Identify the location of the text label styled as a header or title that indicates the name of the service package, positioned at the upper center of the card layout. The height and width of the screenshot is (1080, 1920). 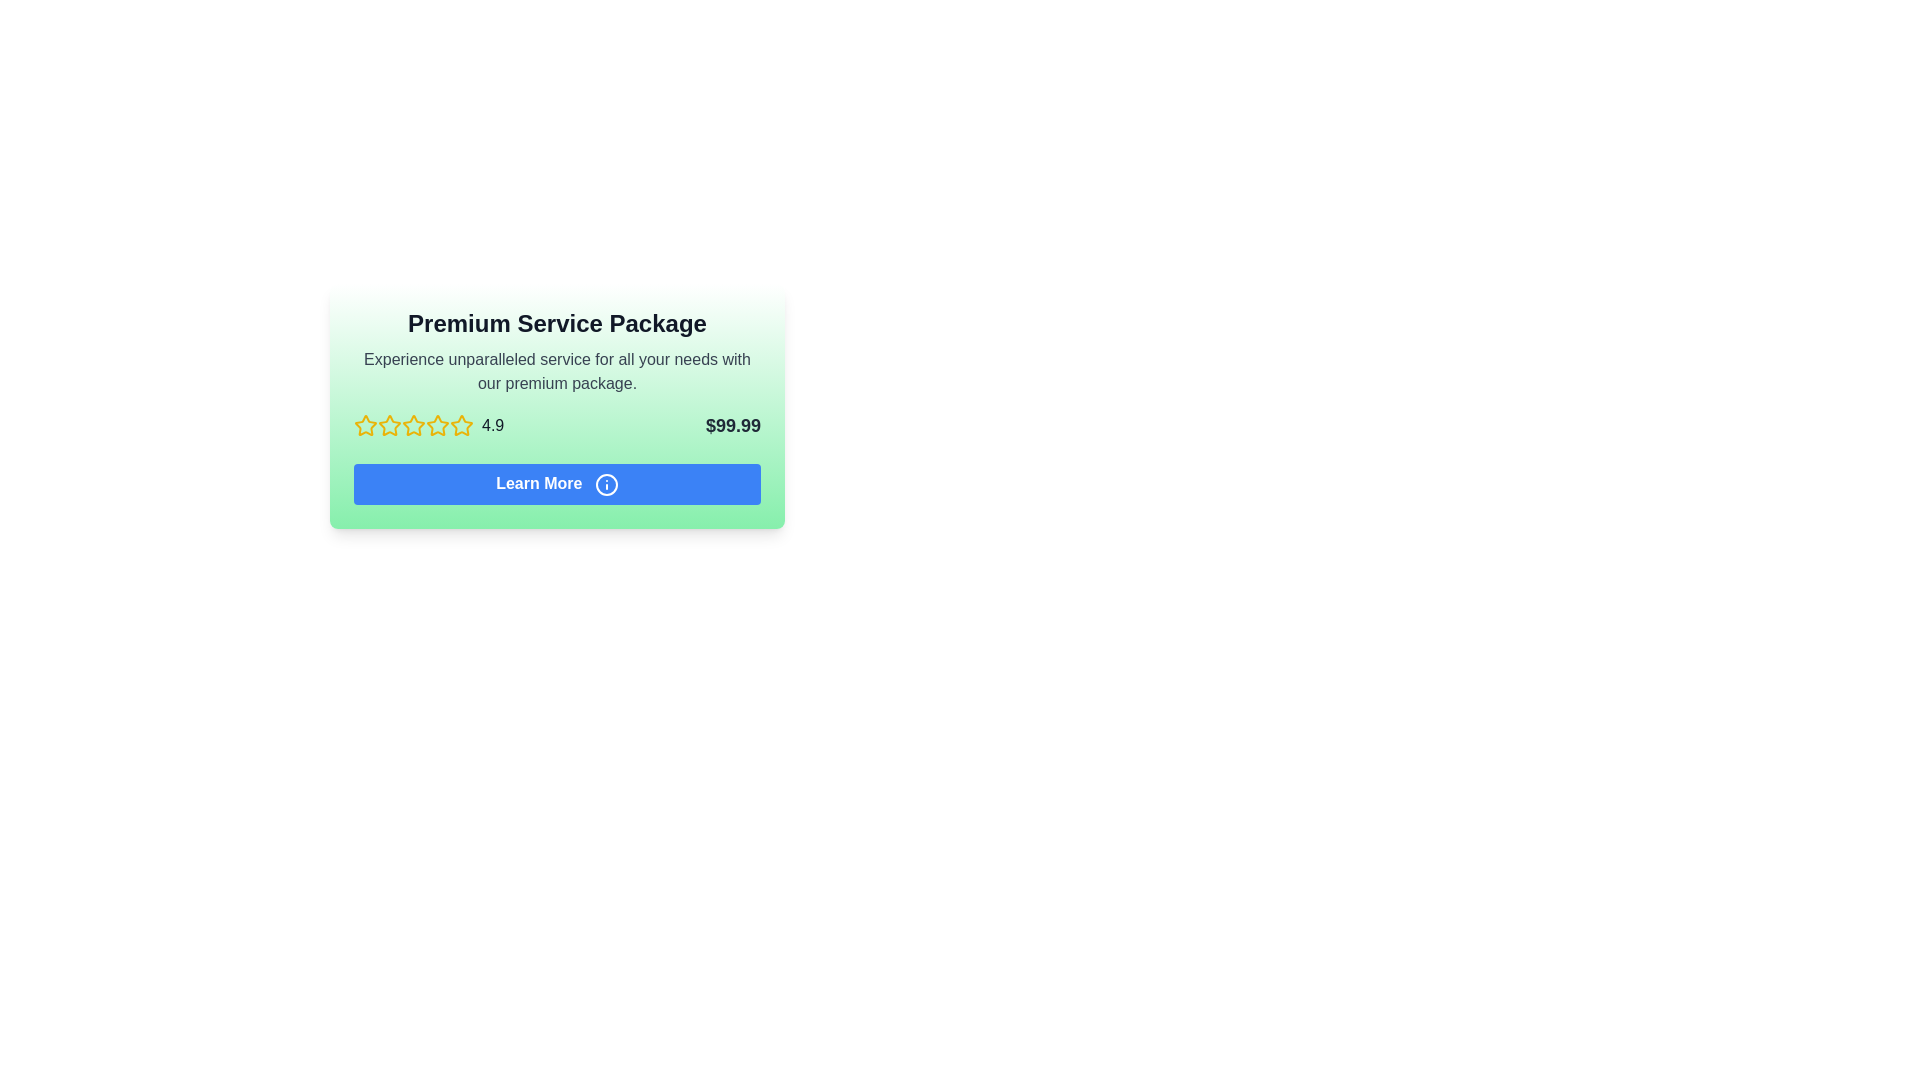
(557, 323).